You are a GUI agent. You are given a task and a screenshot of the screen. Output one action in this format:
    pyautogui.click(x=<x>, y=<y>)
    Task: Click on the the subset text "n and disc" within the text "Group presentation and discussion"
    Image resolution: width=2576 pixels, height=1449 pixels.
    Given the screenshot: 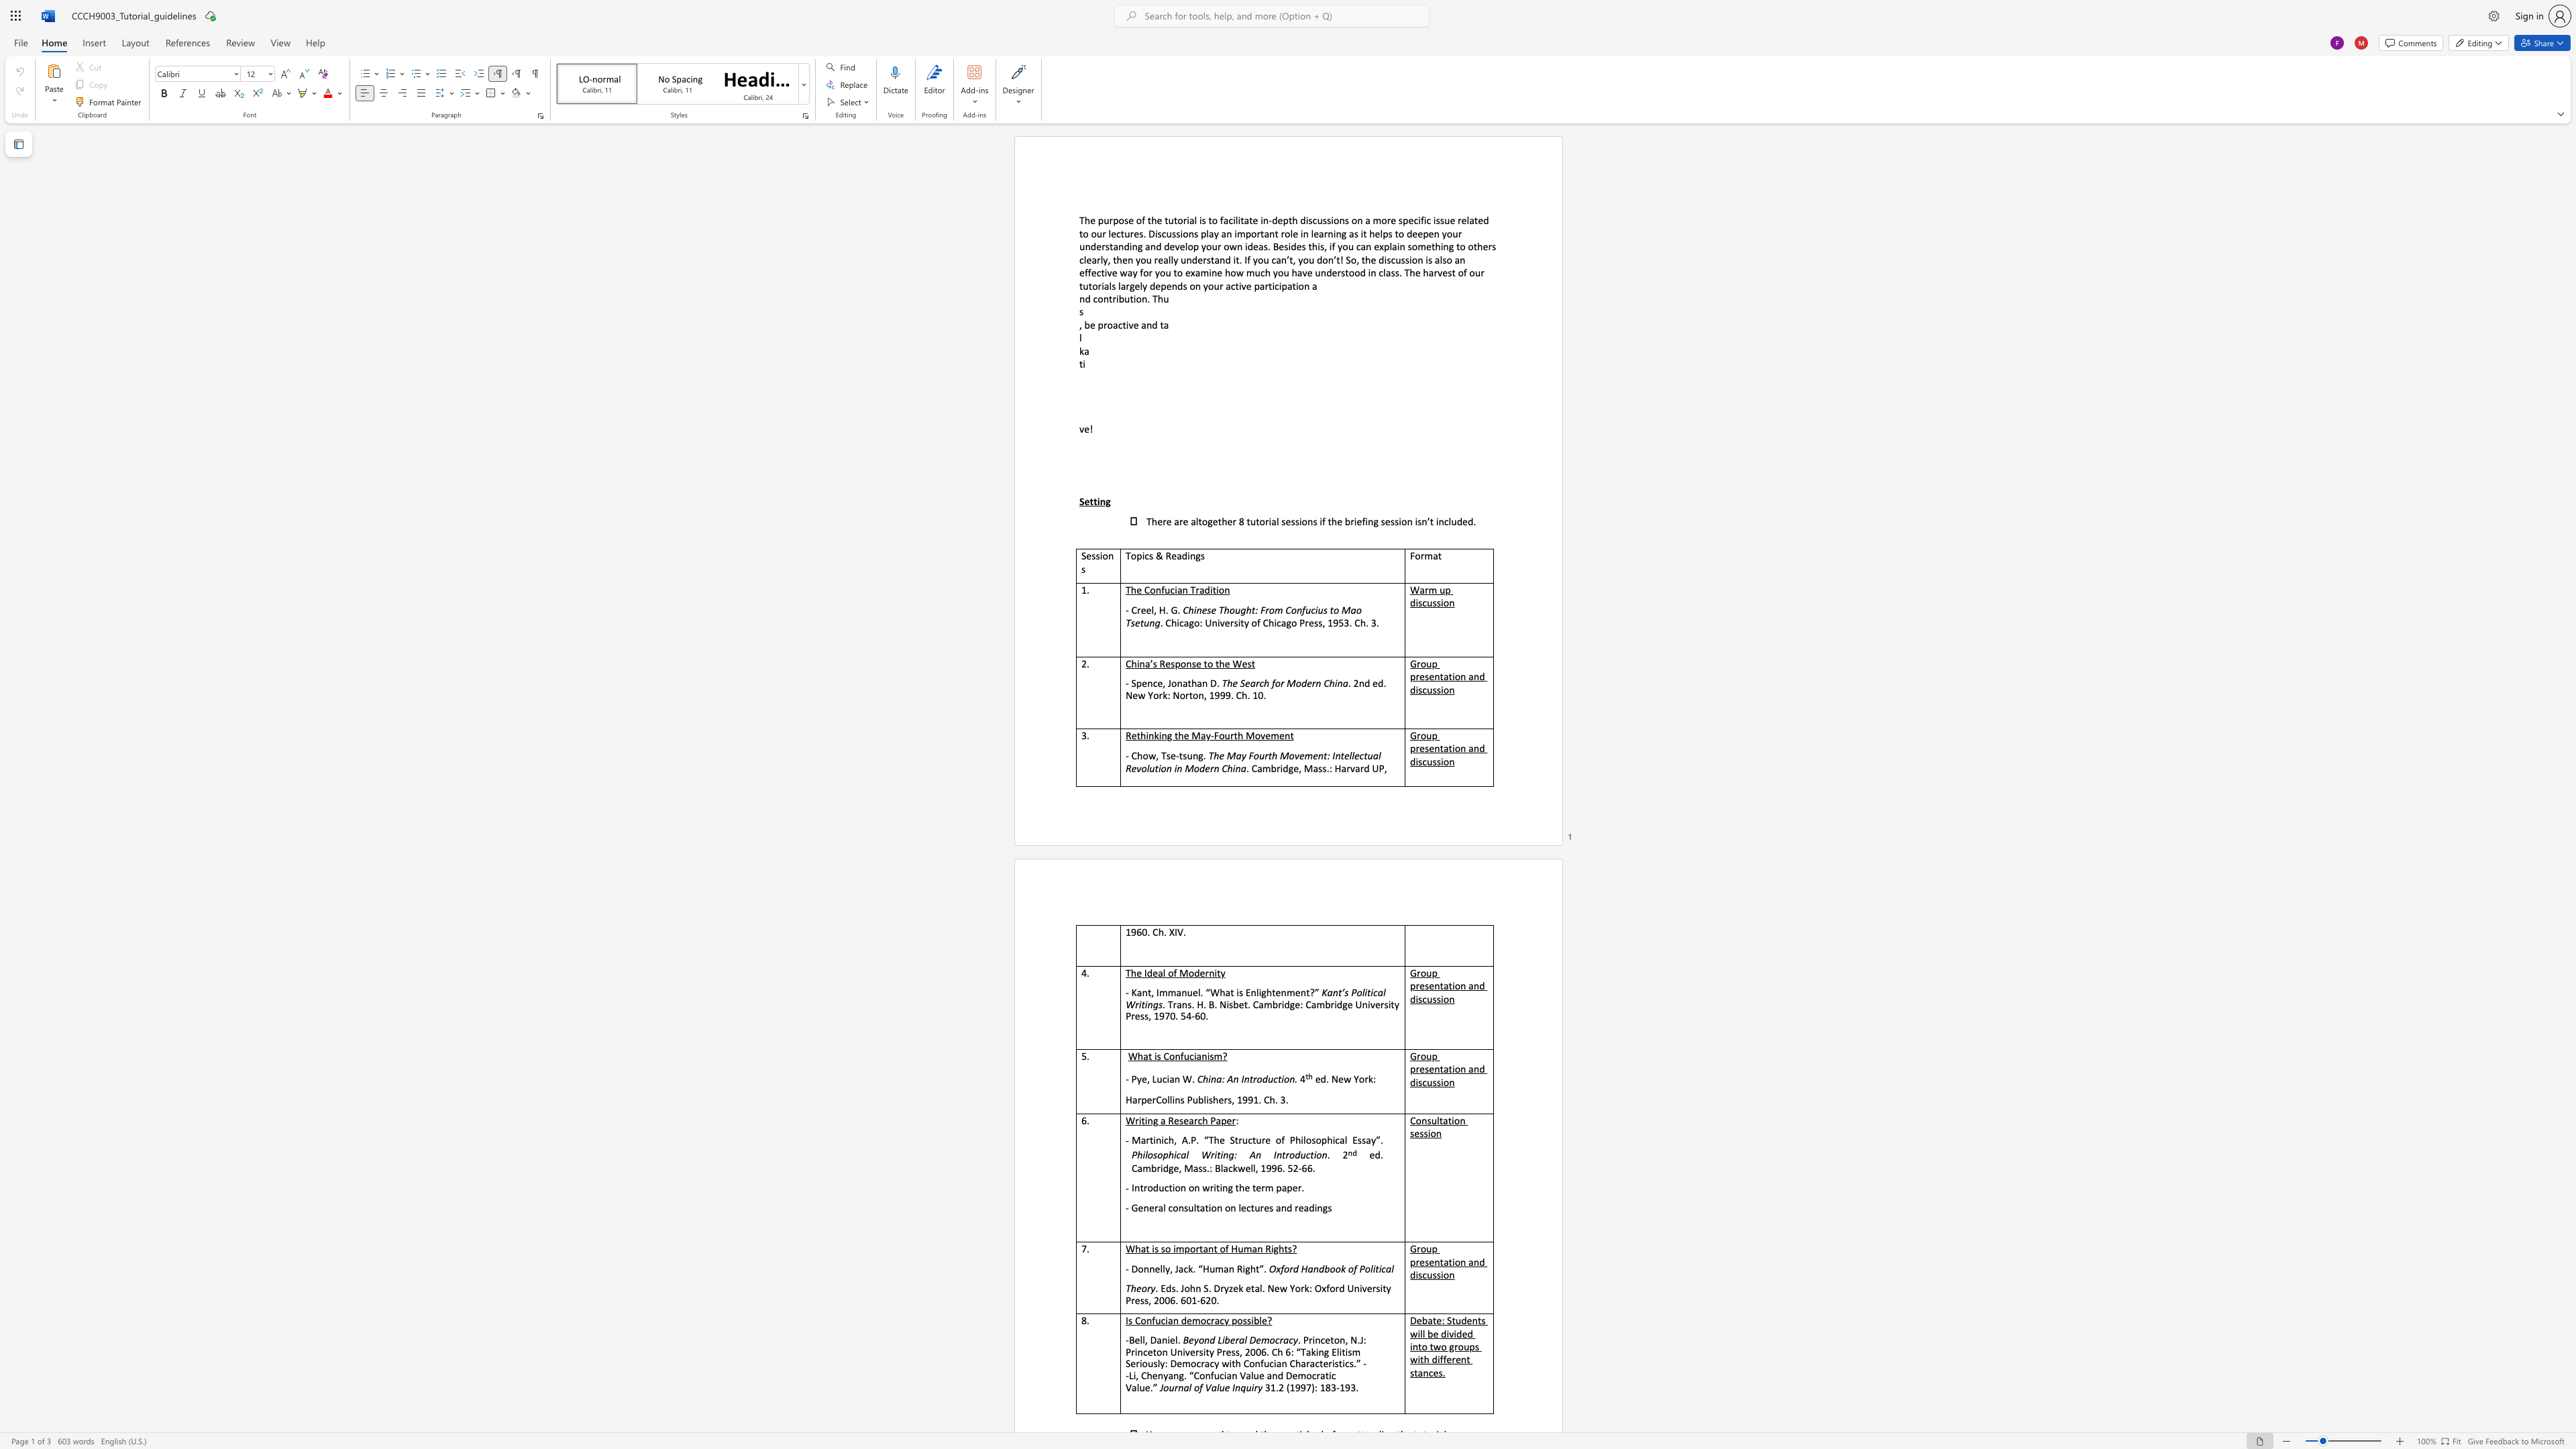 What is the action you would take?
    pyautogui.click(x=1458, y=985)
    